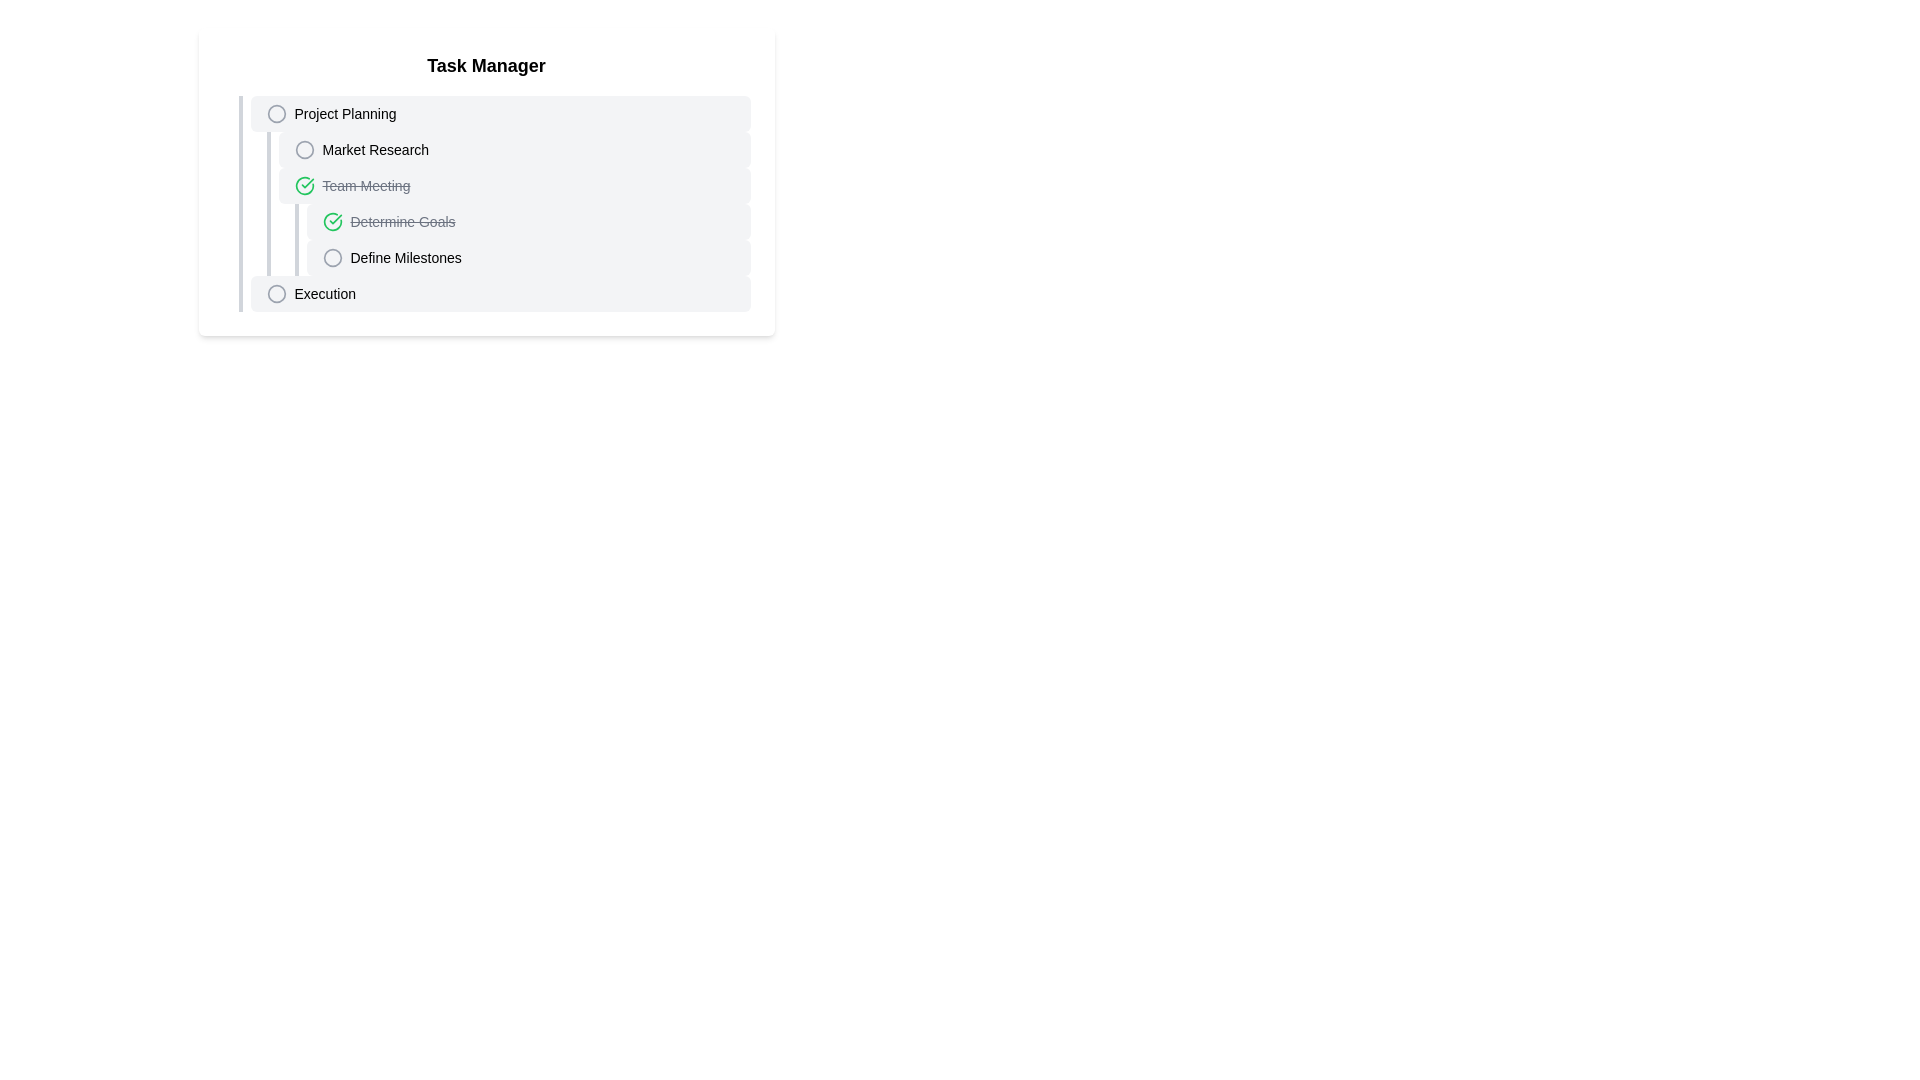 This screenshot has height=1080, width=1920. Describe the element at coordinates (528, 222) in the screenshot. I see `the completed task labeled 'Determine Goals', which is displayed with a strikethrough style` at that location.